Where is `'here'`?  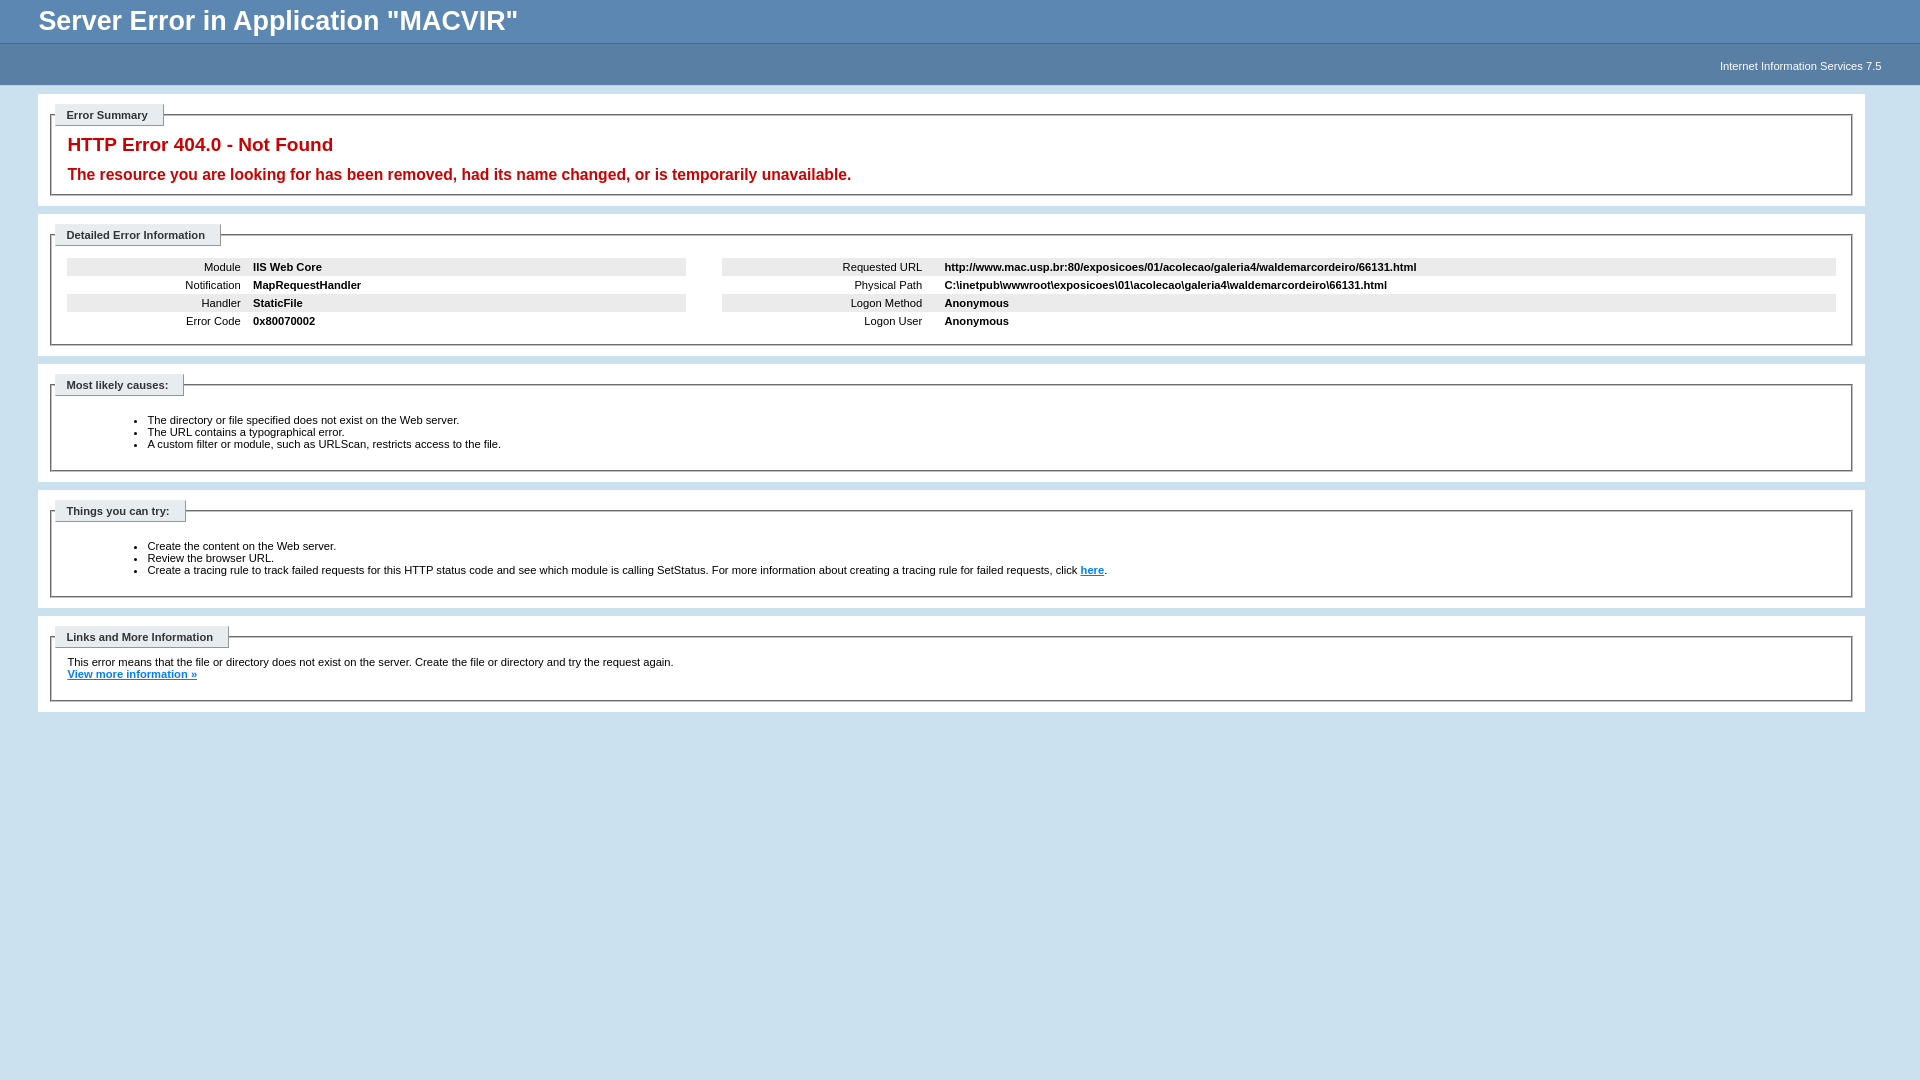
'here' is located at coordinates (1092, 570).